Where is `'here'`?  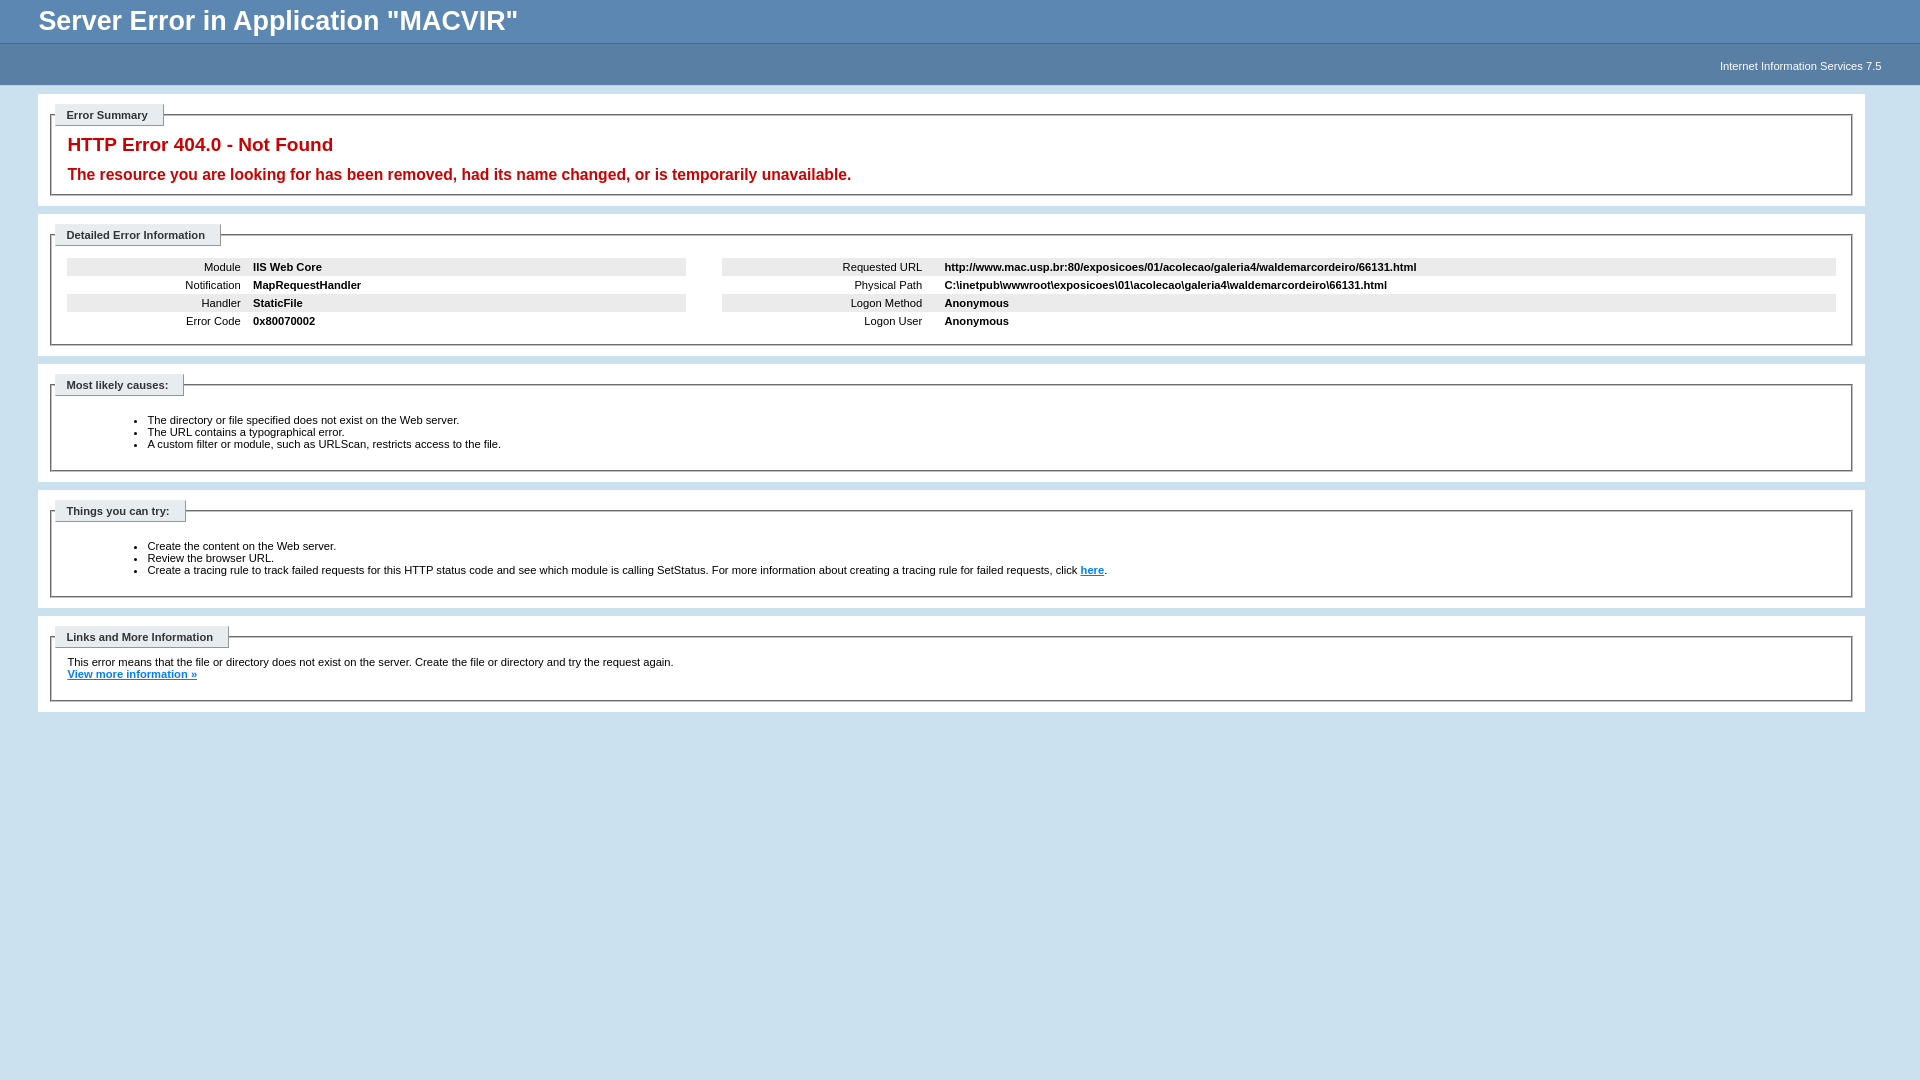
'here' is located at coordinates (1092, 570).